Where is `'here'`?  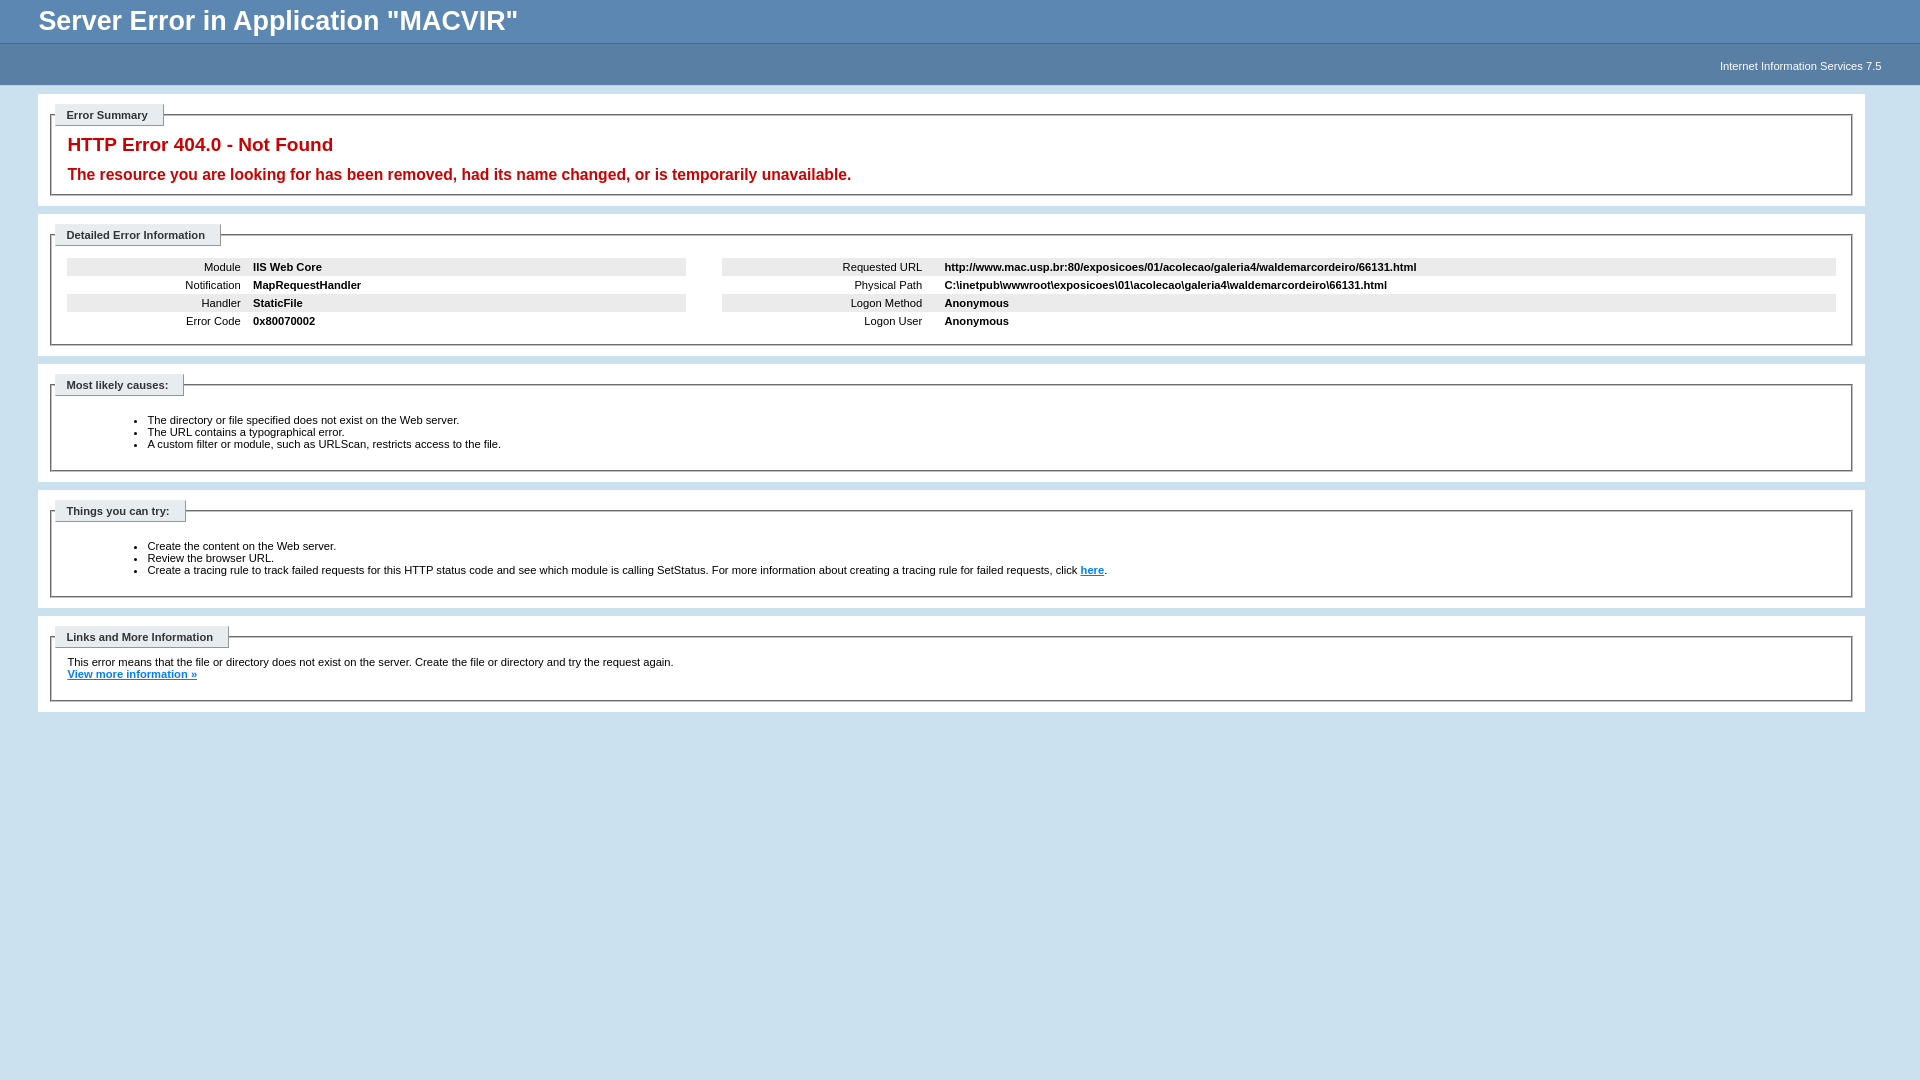
'here' is located at coordinates (1092, 570).